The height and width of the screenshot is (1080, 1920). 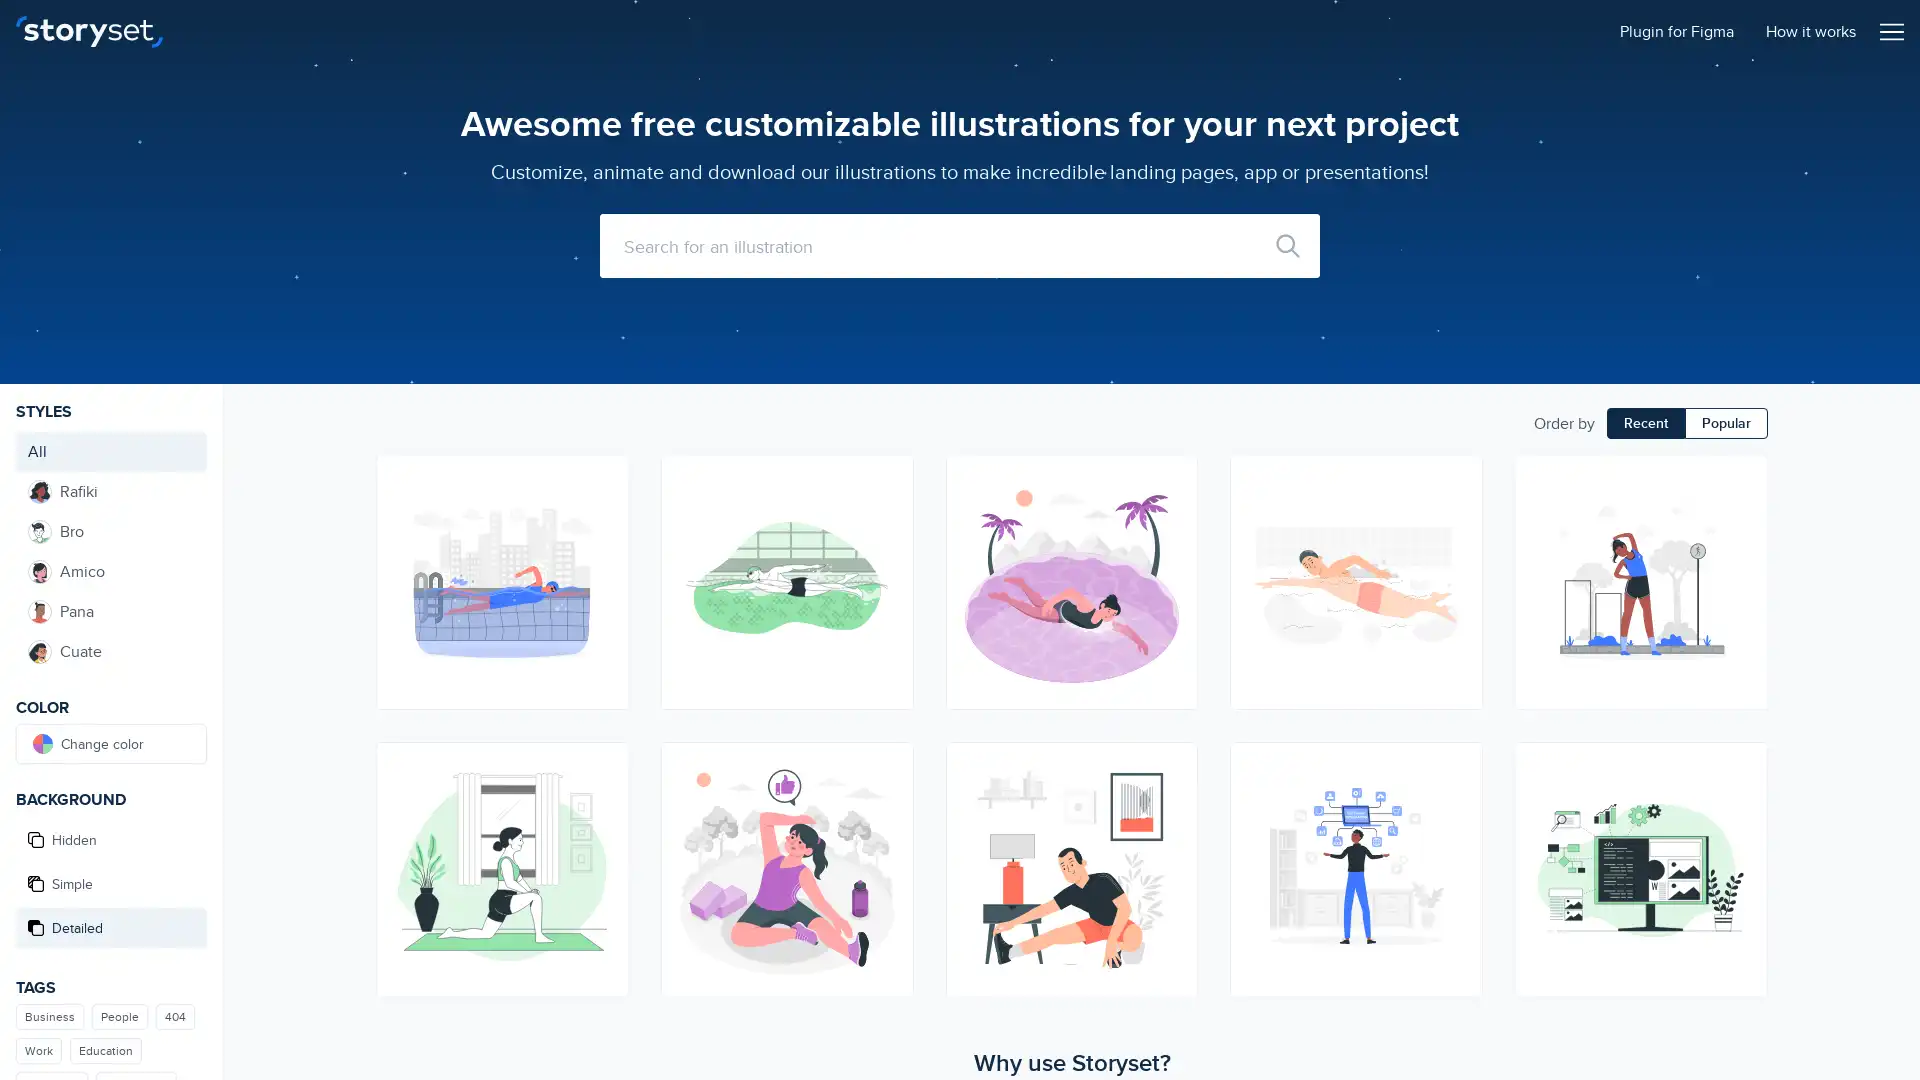 I want to click on Pinterest icon Save, so click(x=1741, y=551).